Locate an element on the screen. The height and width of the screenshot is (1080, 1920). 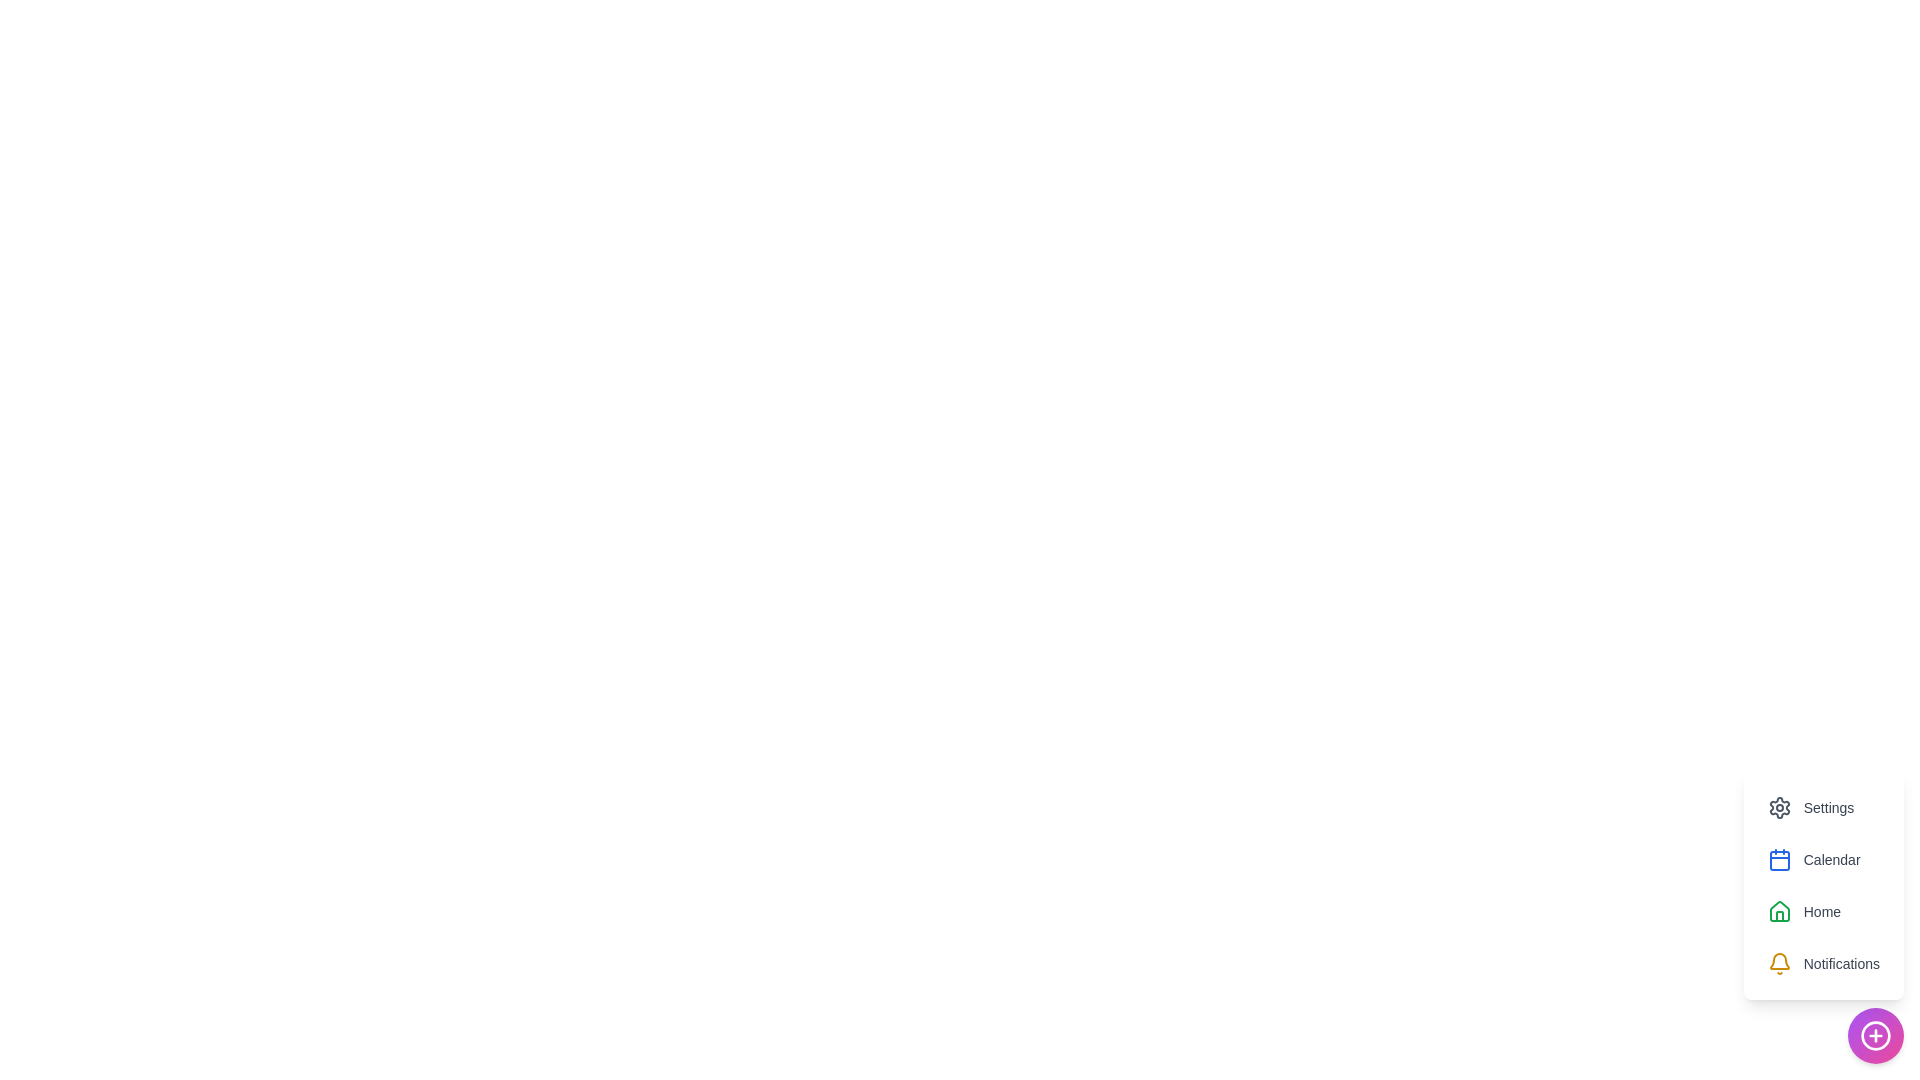
the Calendar option from the menu is located at coordinates (1814, 859).